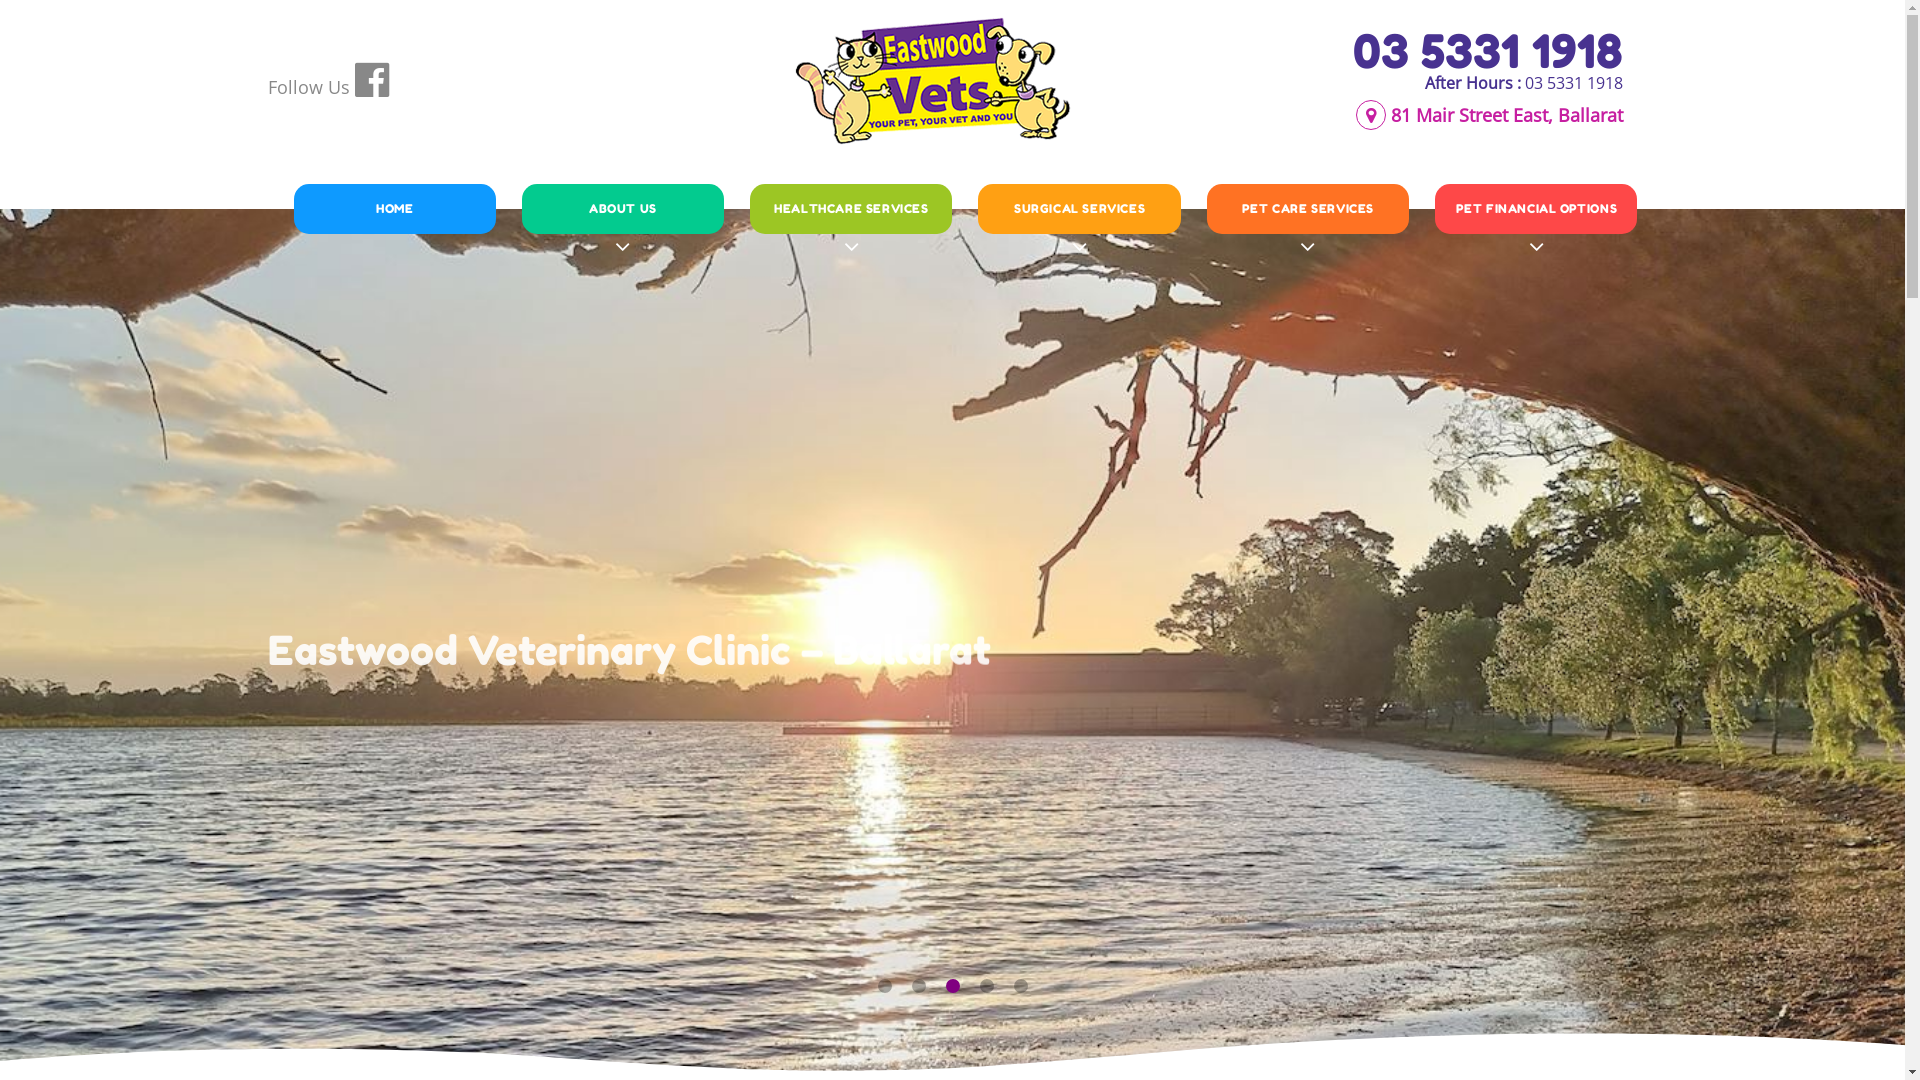 The width and height of the screenshot is (1920, 1080). What do you see at coordinates (1487, 49) in the screenshot?
I see `'03 5331 1918'` at bounding box center [1487, 49].